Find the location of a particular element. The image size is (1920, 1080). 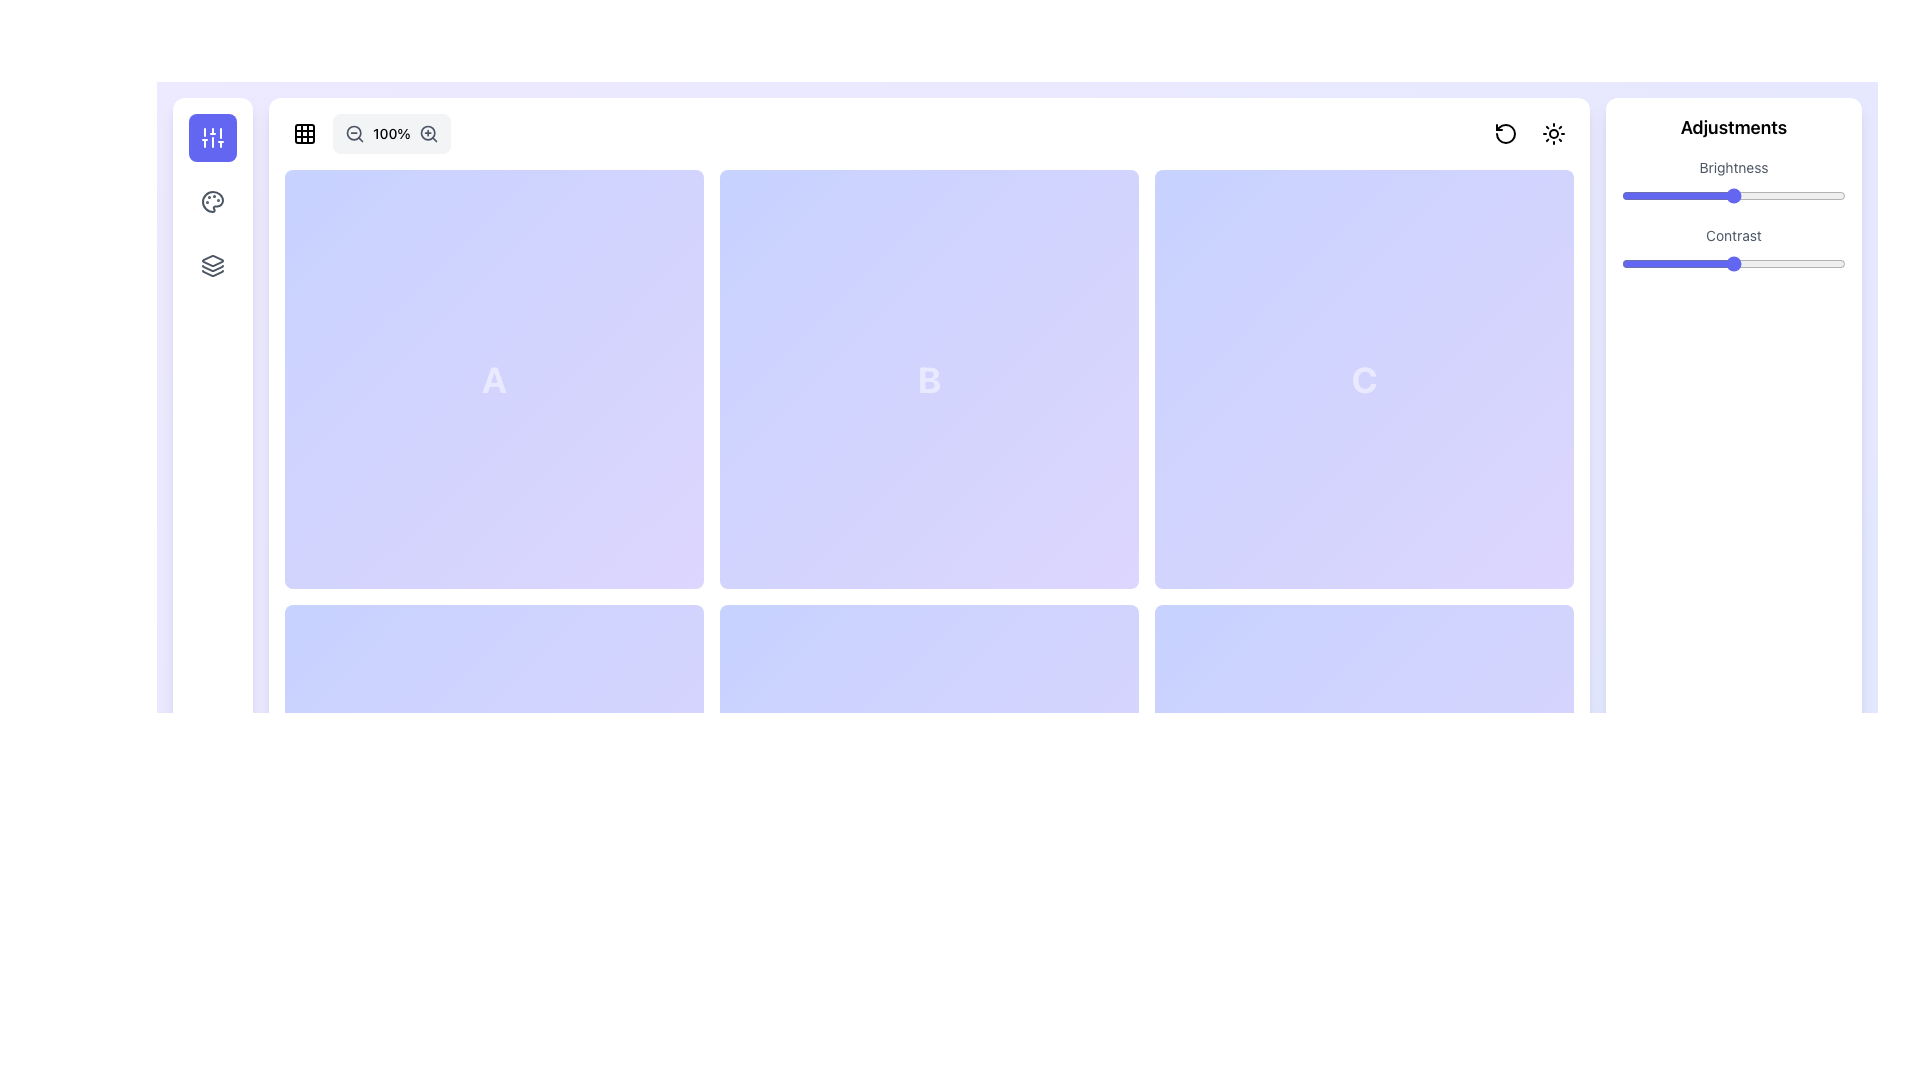

the brightness level is located at coordinates (1807, 196).